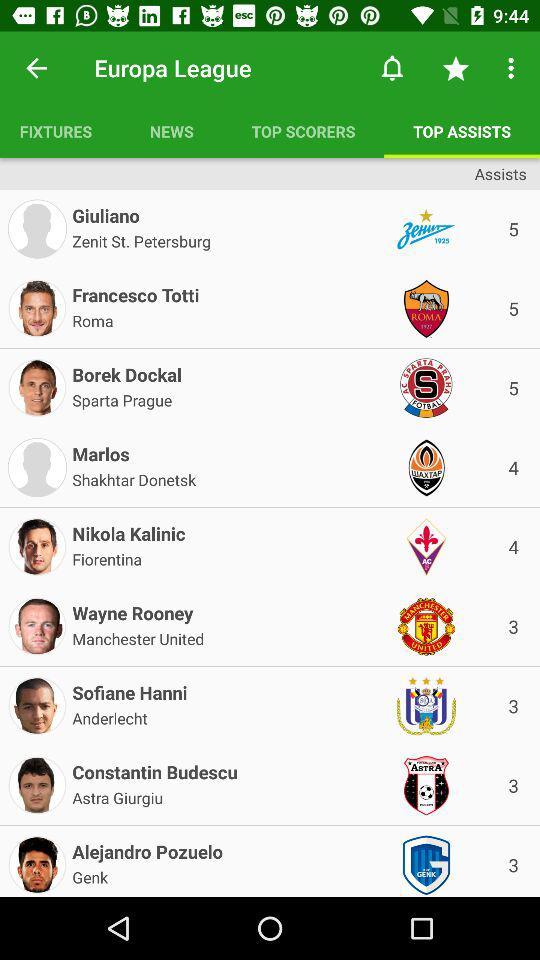 This screenshot has width=540, height=960. What do you see at coordinates (127, 370) in the screenshot?
I see `borek dockal icon` at bounding box center [127, 370].